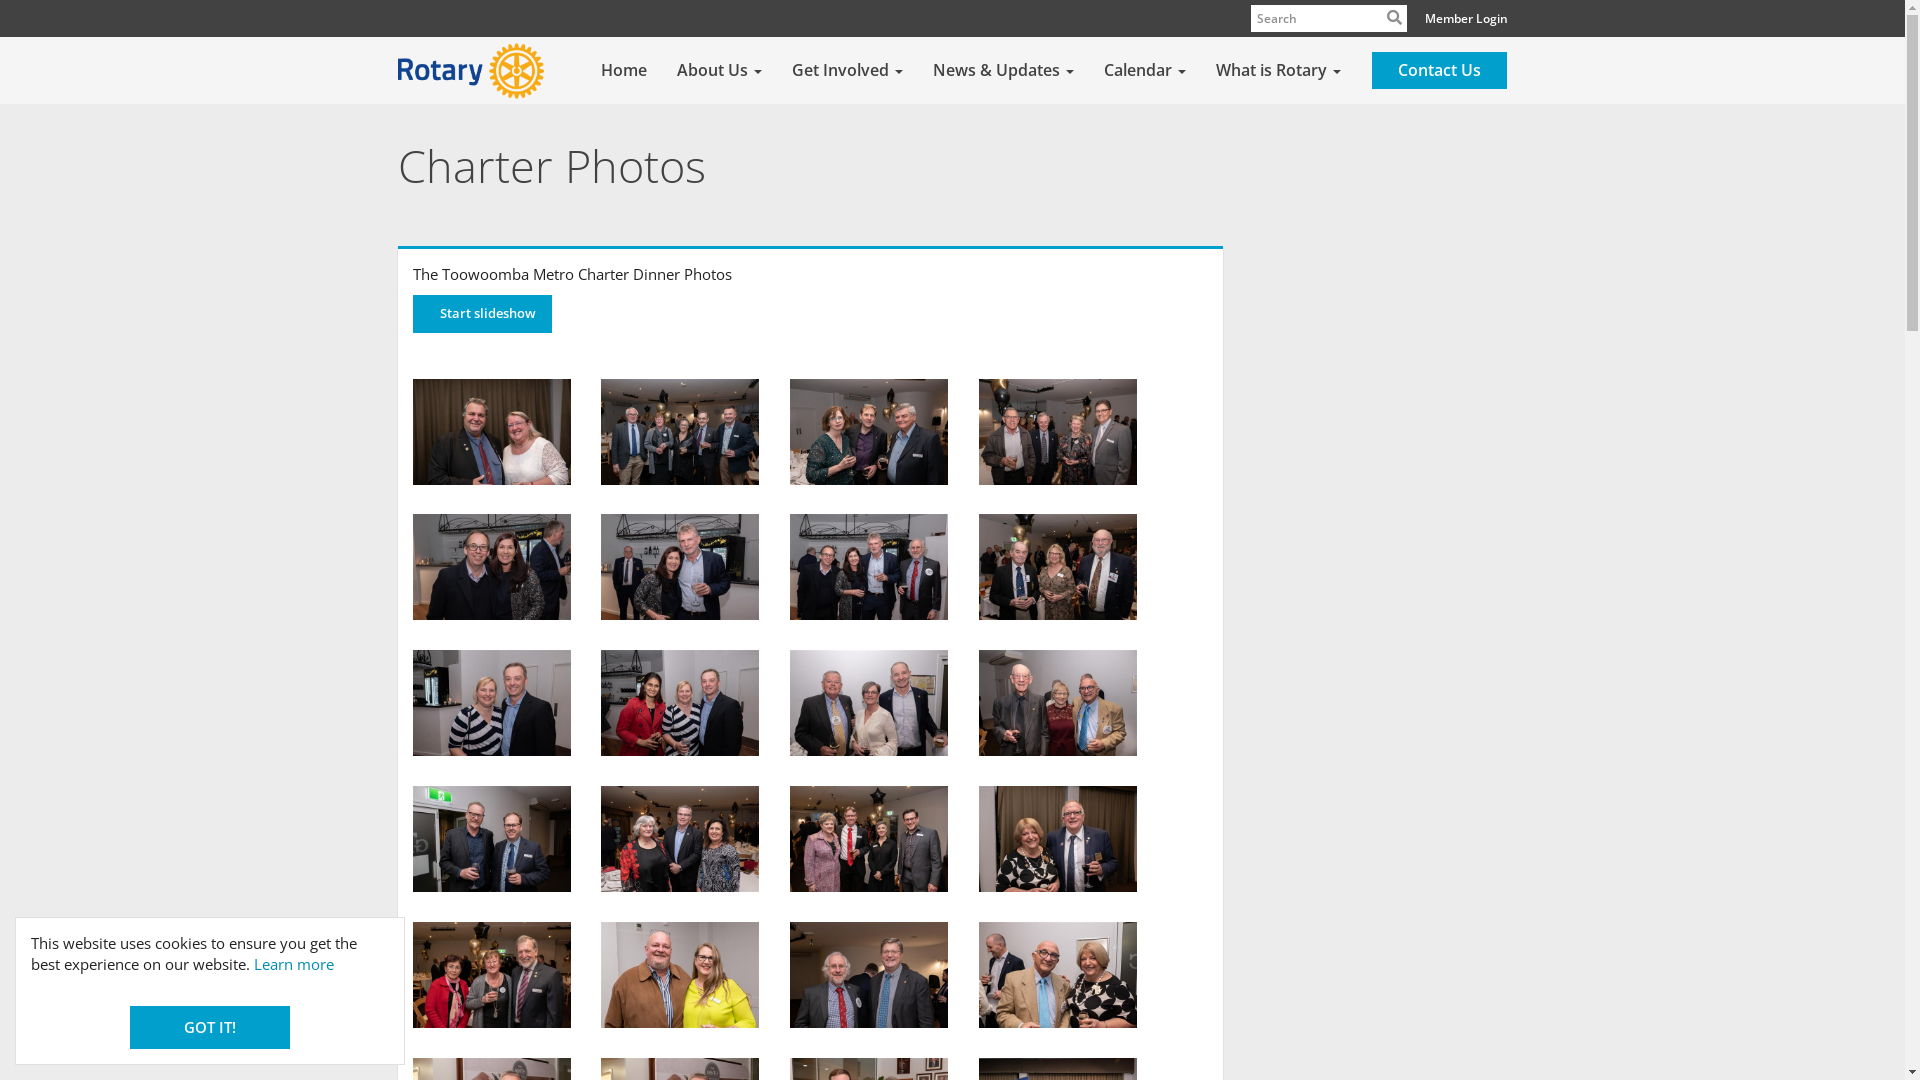  Describe the element at coordinates (916, 69) in the screenshot. I see `'News & Updates'` at that location.